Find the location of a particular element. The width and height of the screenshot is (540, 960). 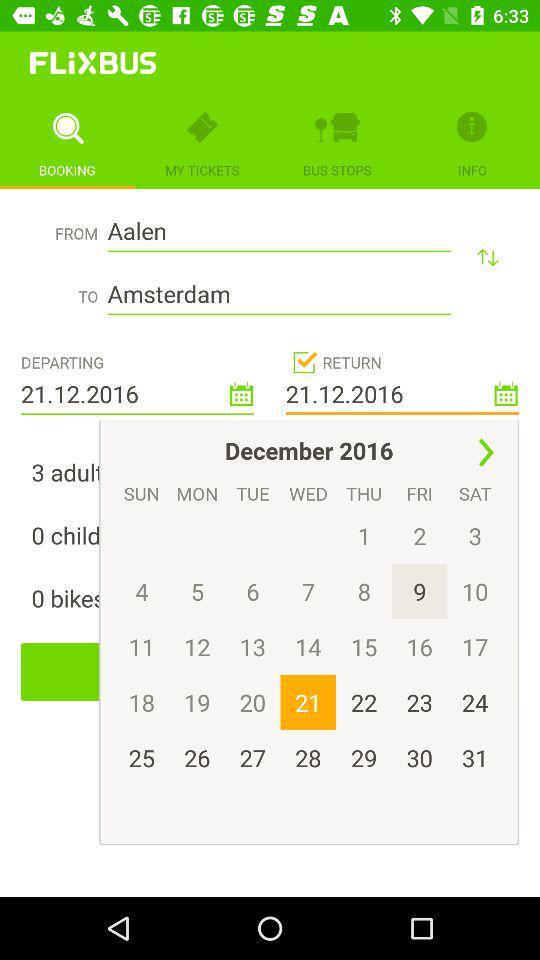

move forward to next month is located at coordinates (485, 453).